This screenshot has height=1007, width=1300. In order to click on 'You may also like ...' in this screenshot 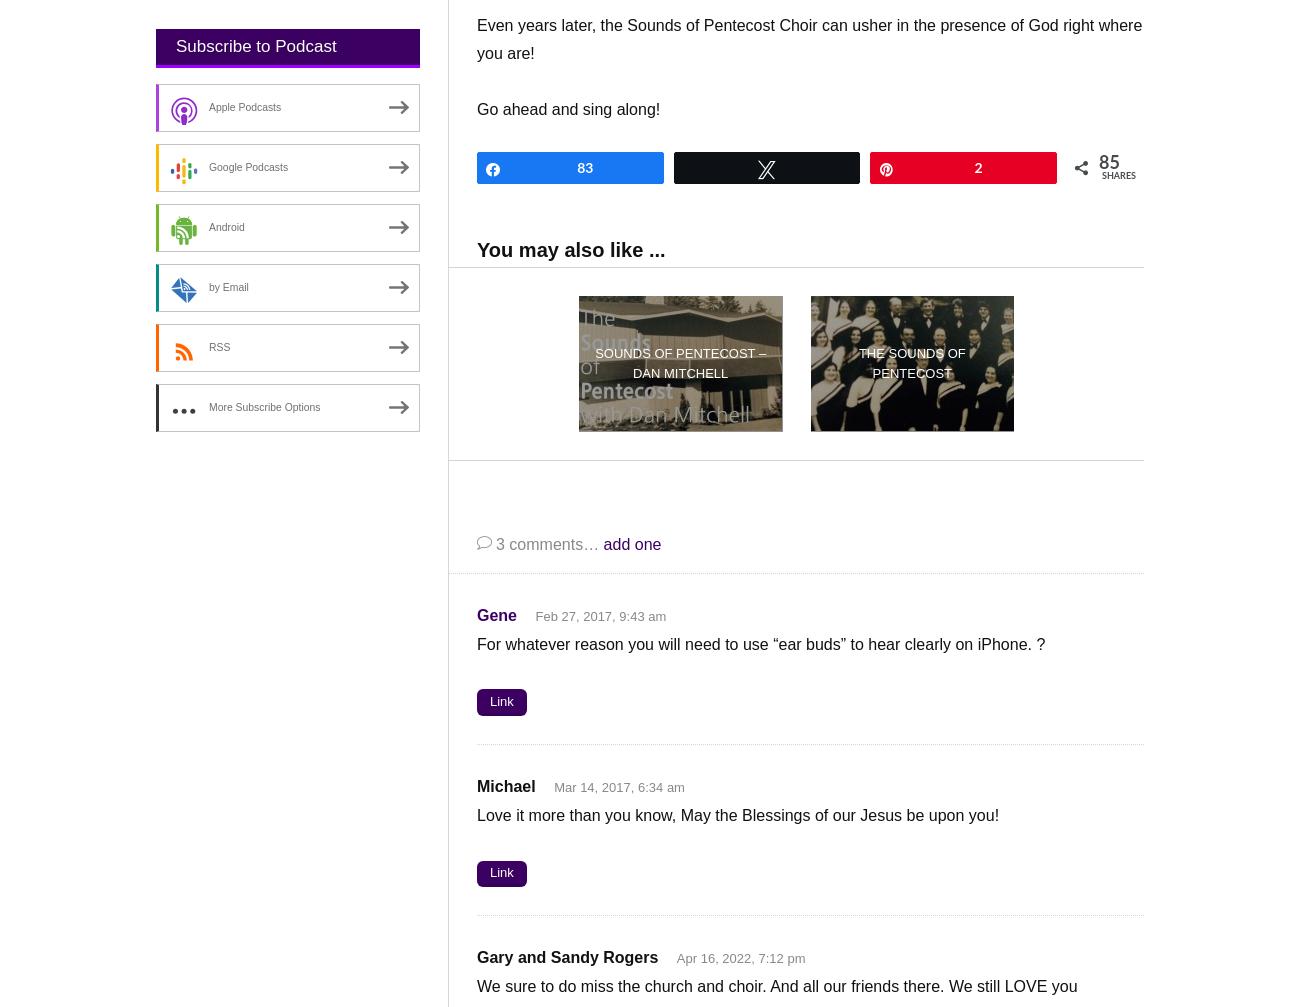, I will do `click(475, 249)`.